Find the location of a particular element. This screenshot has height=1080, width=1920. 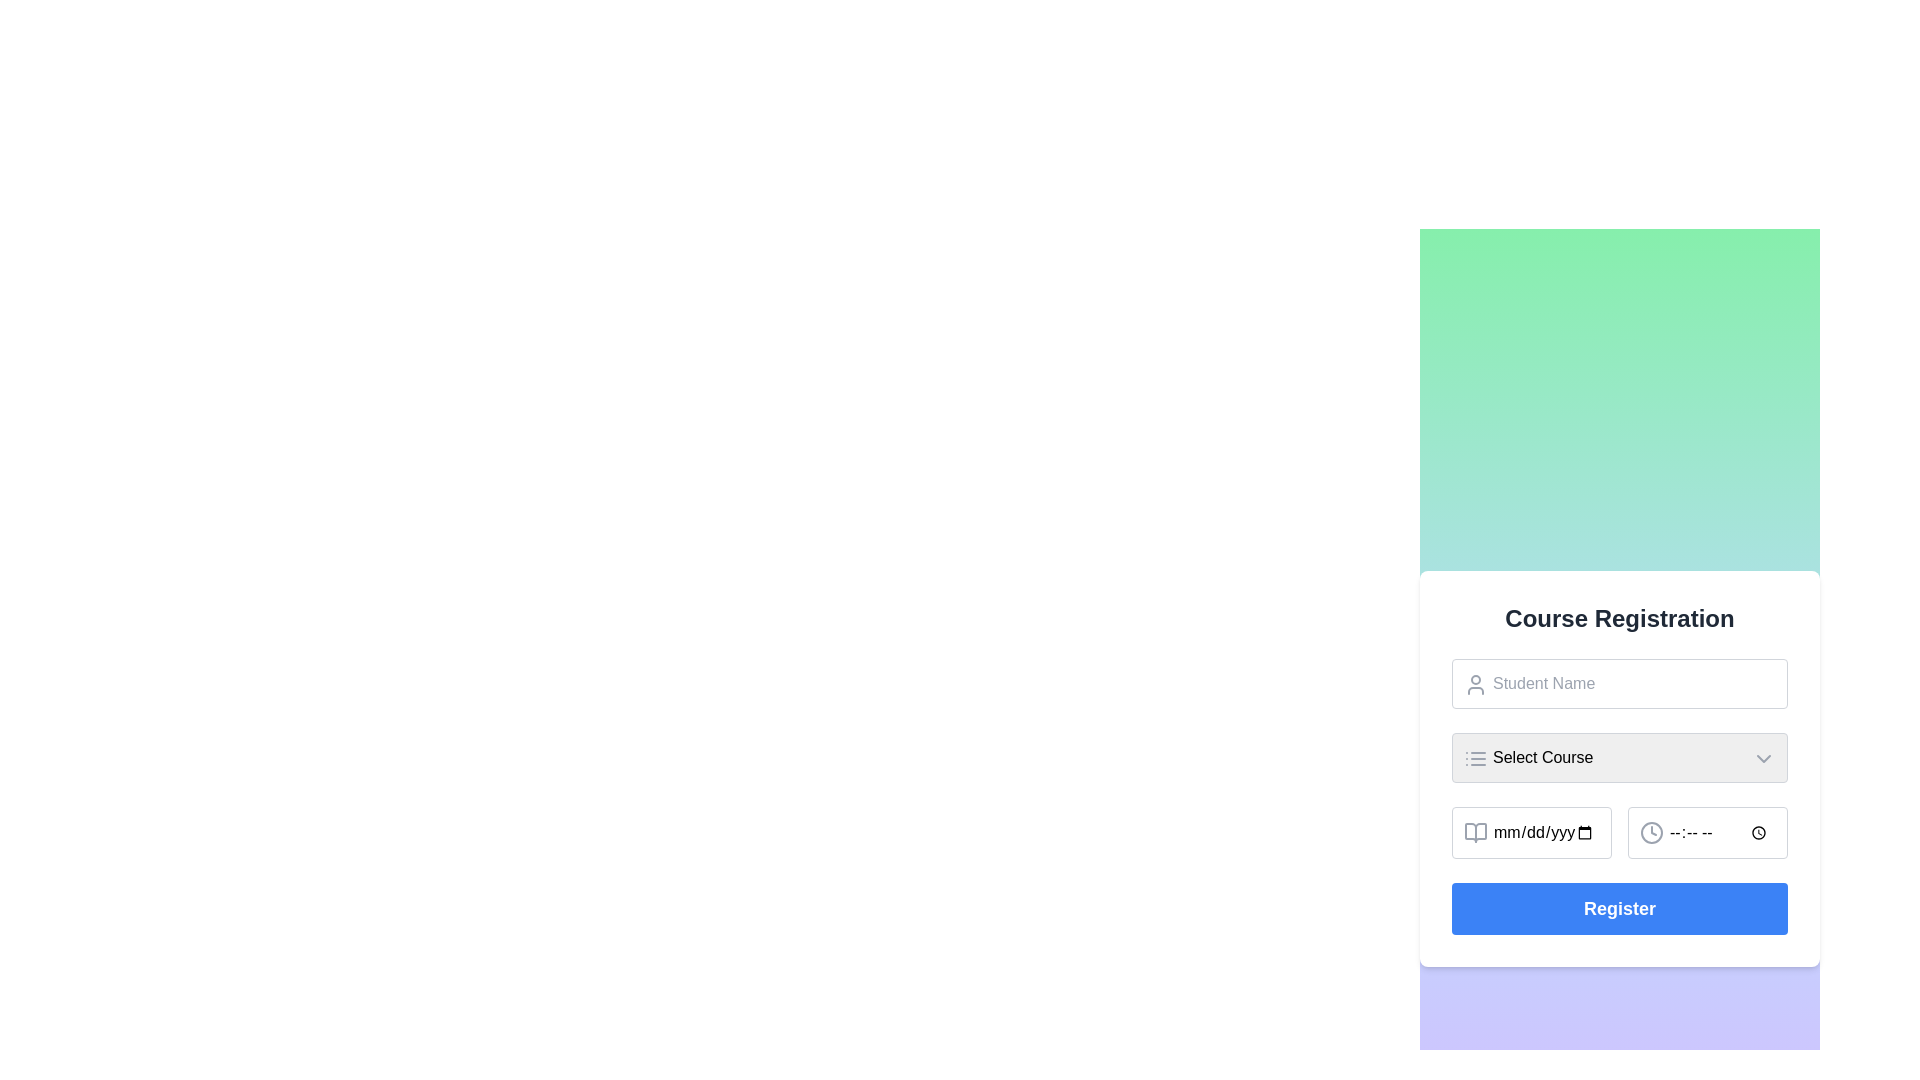

the Dropdown Menu located centrally in the 'Course Registration' form is located at coordinates (1620, 758).